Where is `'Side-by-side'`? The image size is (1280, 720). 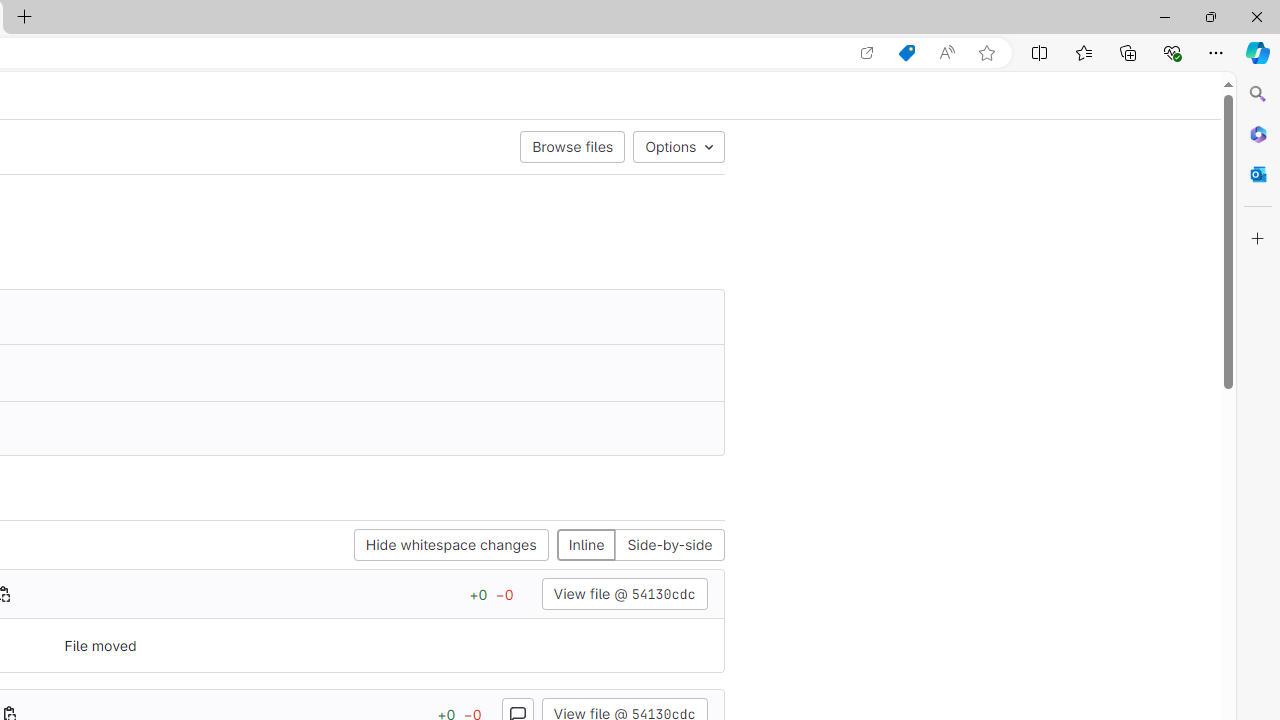 'Side-by-side' is located at coordinates (669, 545).